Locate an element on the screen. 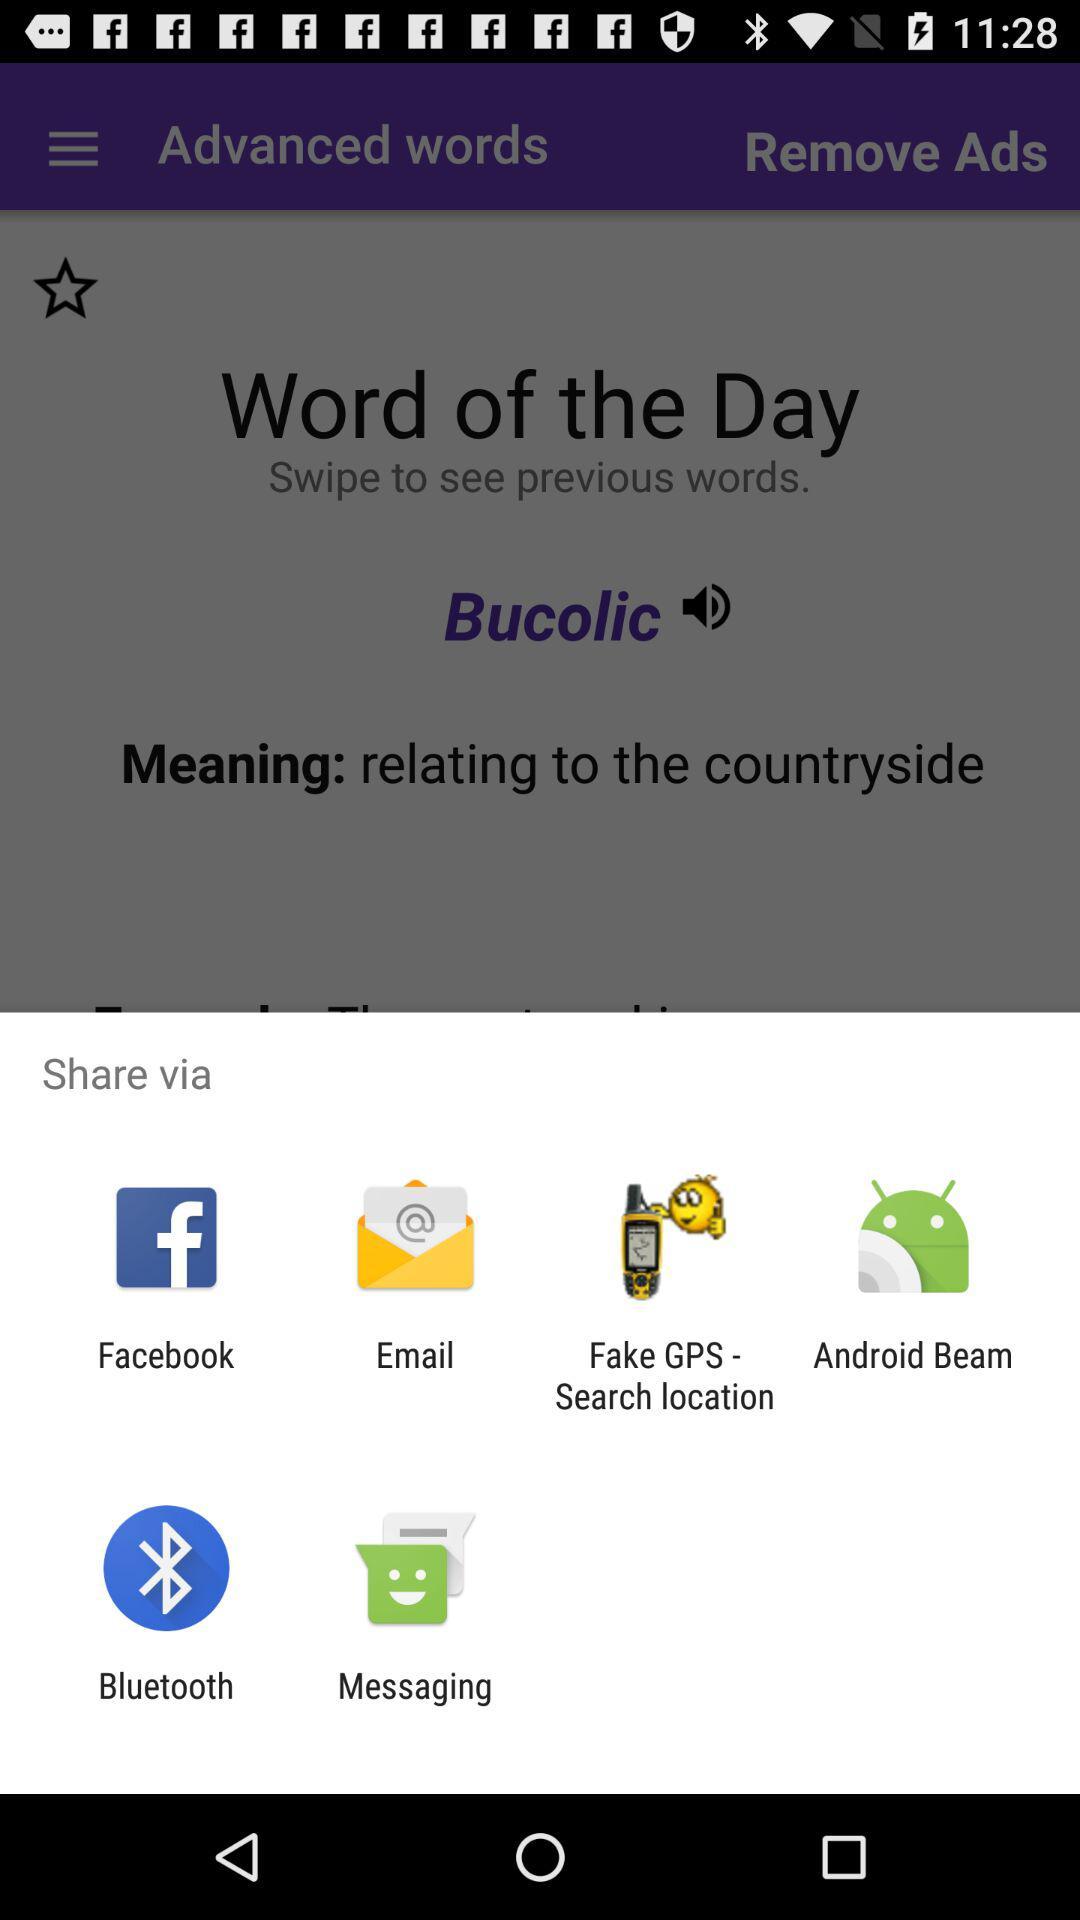  messaging is located at coordinates (414, 1705).